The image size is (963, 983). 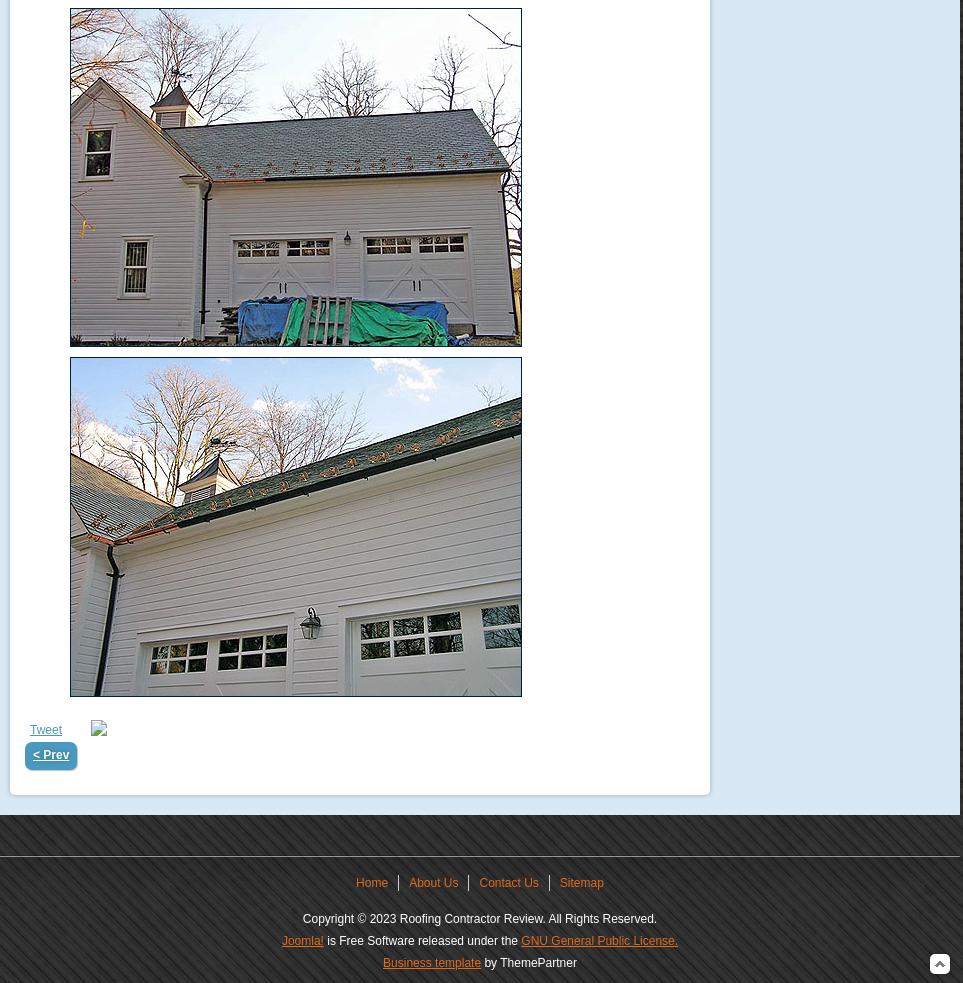 What do you see at coordinates (421, 941) in the screenshot?
I see `'is Free Software released under the'` at bounding box center [421, 941].